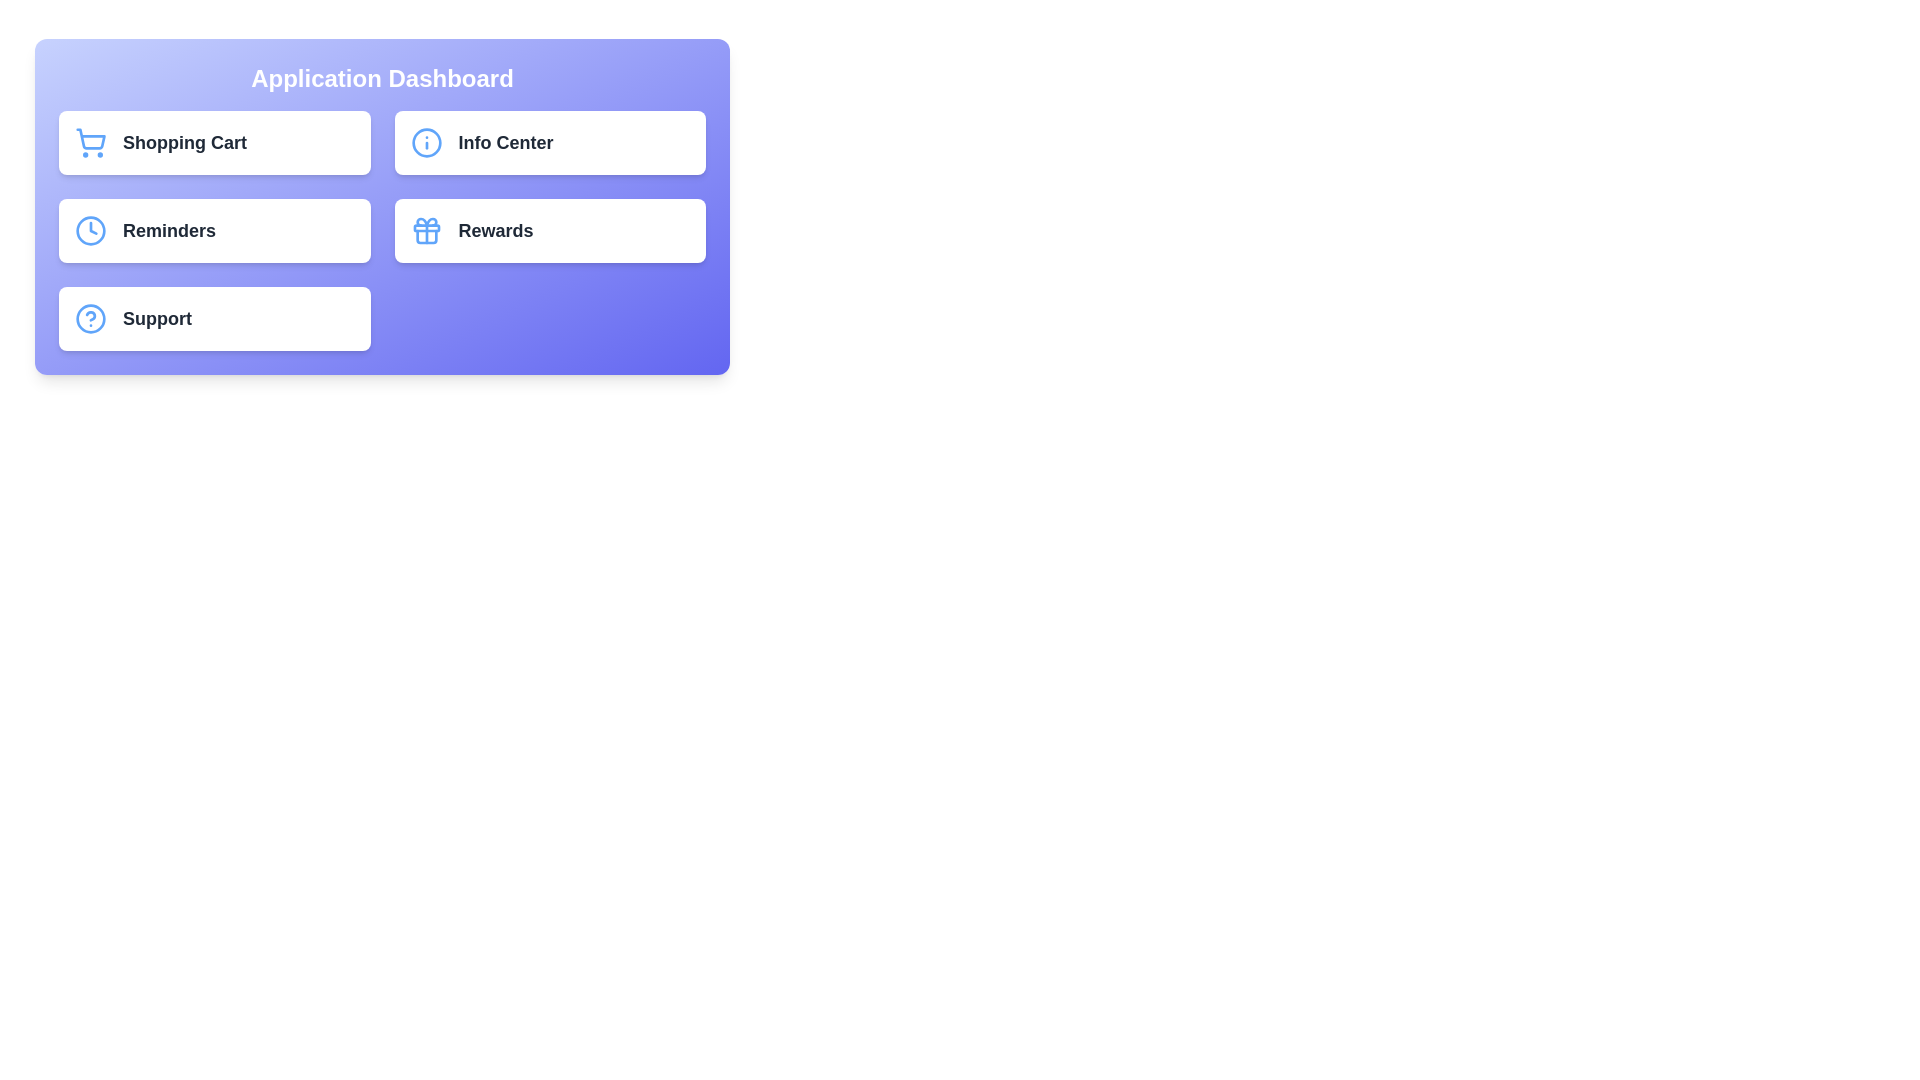 This screenshot has height=1080, width=1920. I want to click on the functionality of the blue shopping cart icon located adjacent to the 'Shopping Cart' text on the dashboard layout, so click(90, 141).